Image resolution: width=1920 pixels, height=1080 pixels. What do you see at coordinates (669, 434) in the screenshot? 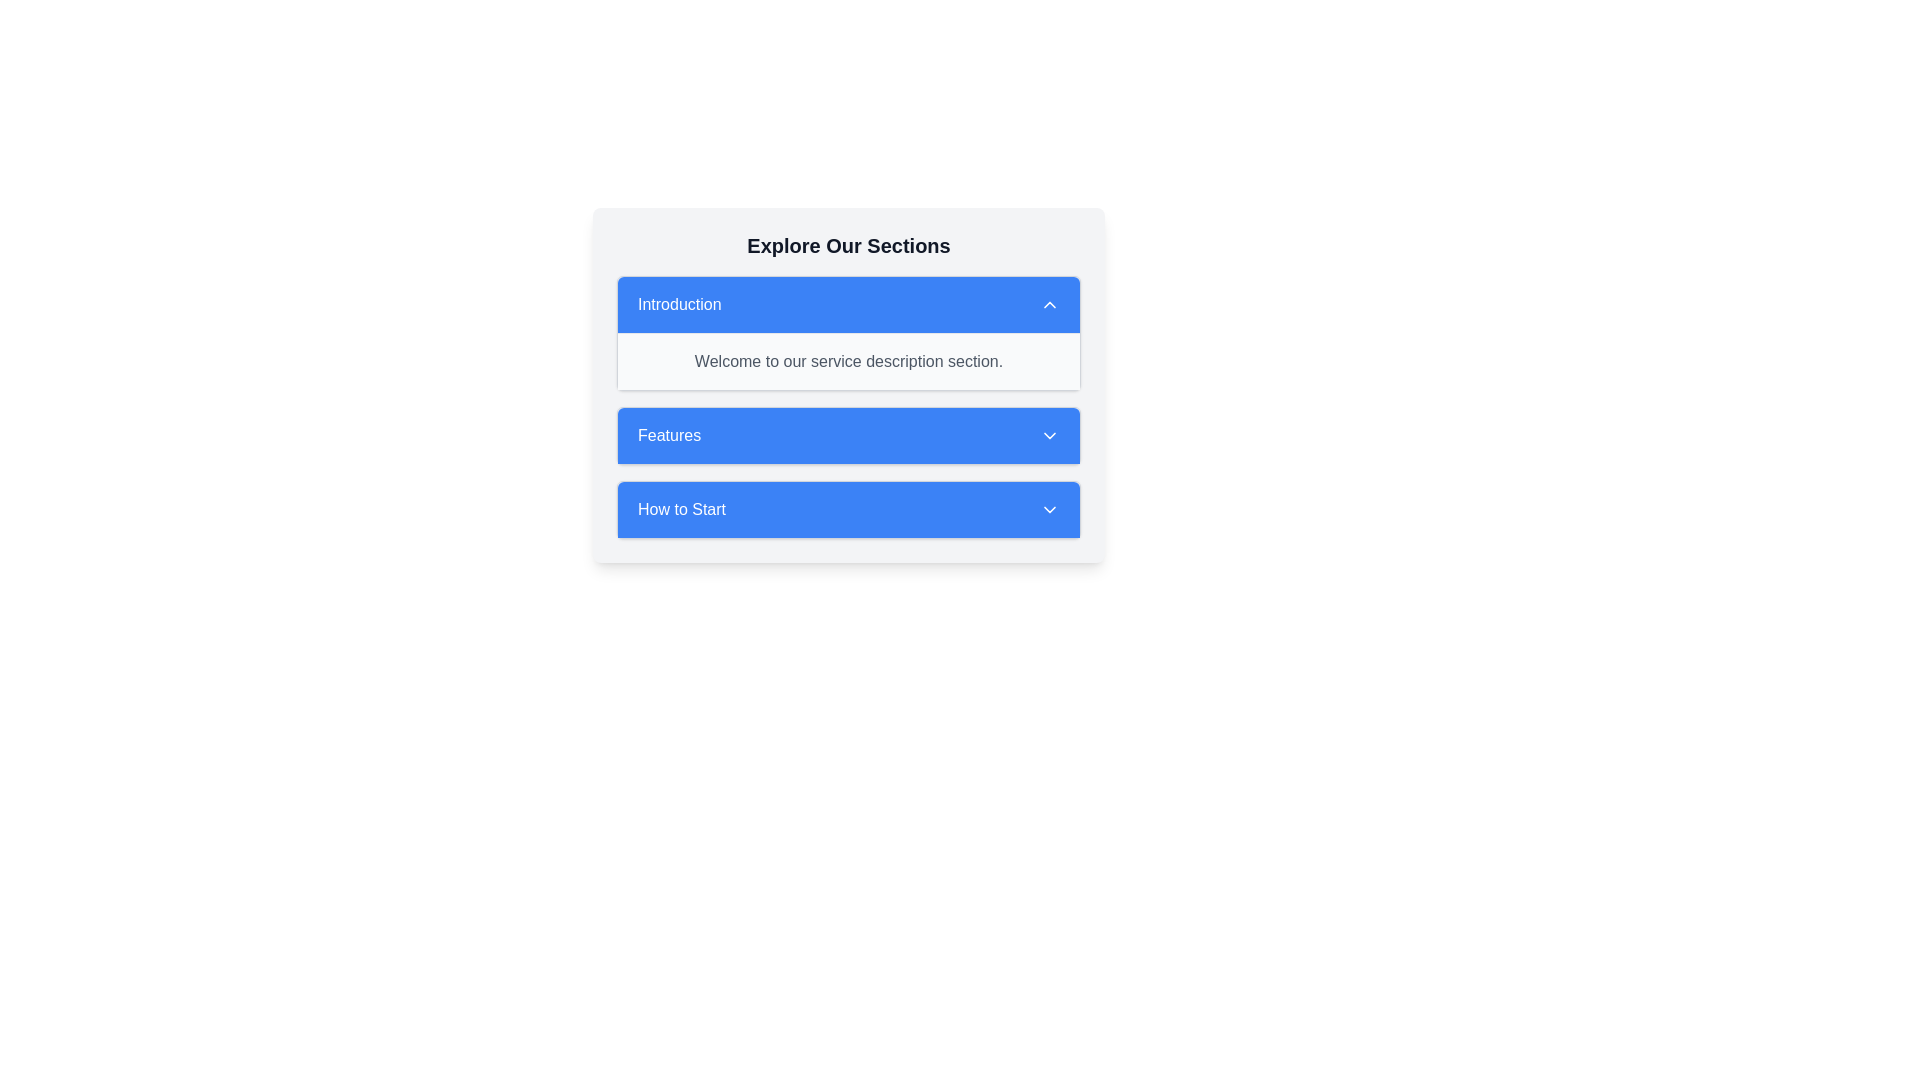
I see `text from the label that reads 'Features', which is styled with medium font weight and white color on a blue background in the second collapsible section header` at bounding box center [669, 434].